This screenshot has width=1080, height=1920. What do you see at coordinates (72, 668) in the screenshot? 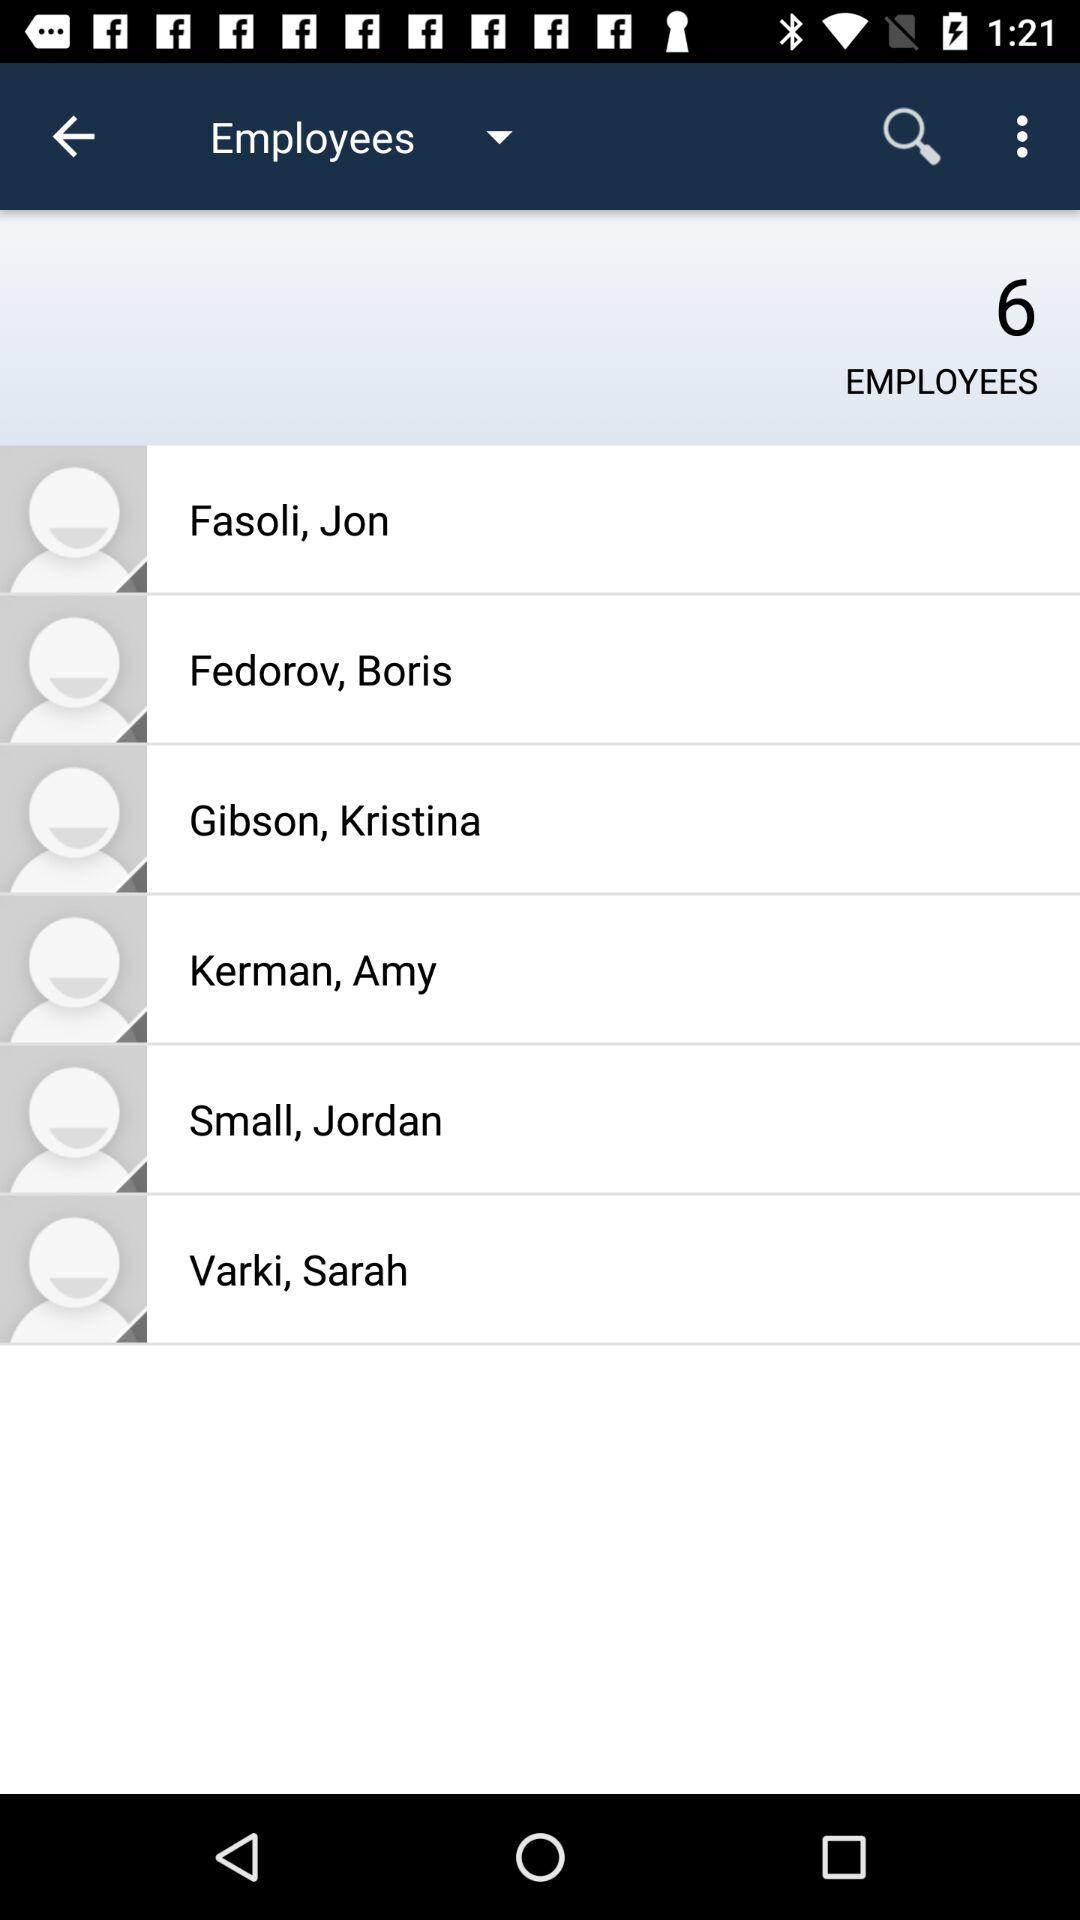
I see `profile picture` at bounding box center [72, 668].